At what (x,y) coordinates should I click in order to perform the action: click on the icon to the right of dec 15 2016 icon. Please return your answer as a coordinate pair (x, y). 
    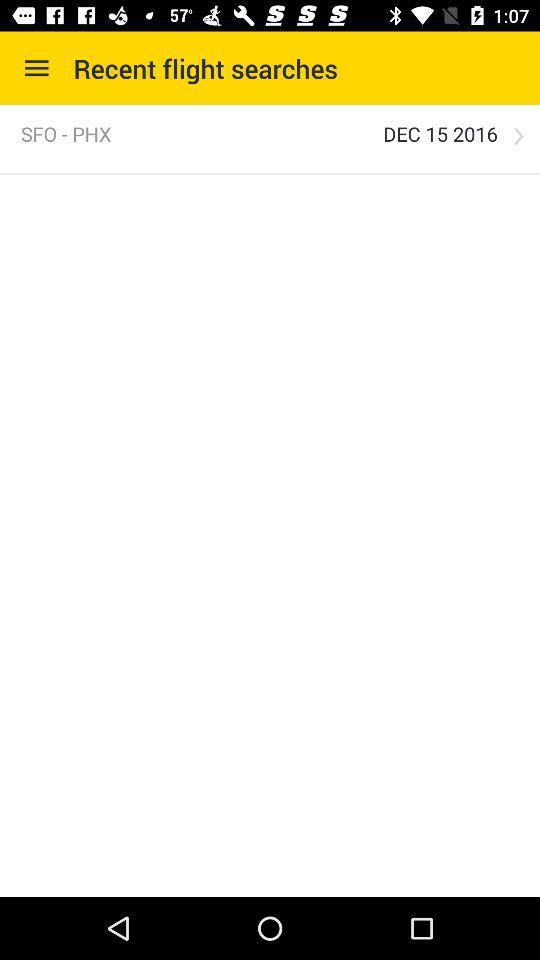
    Looking at the image, I should click on (518, 135).